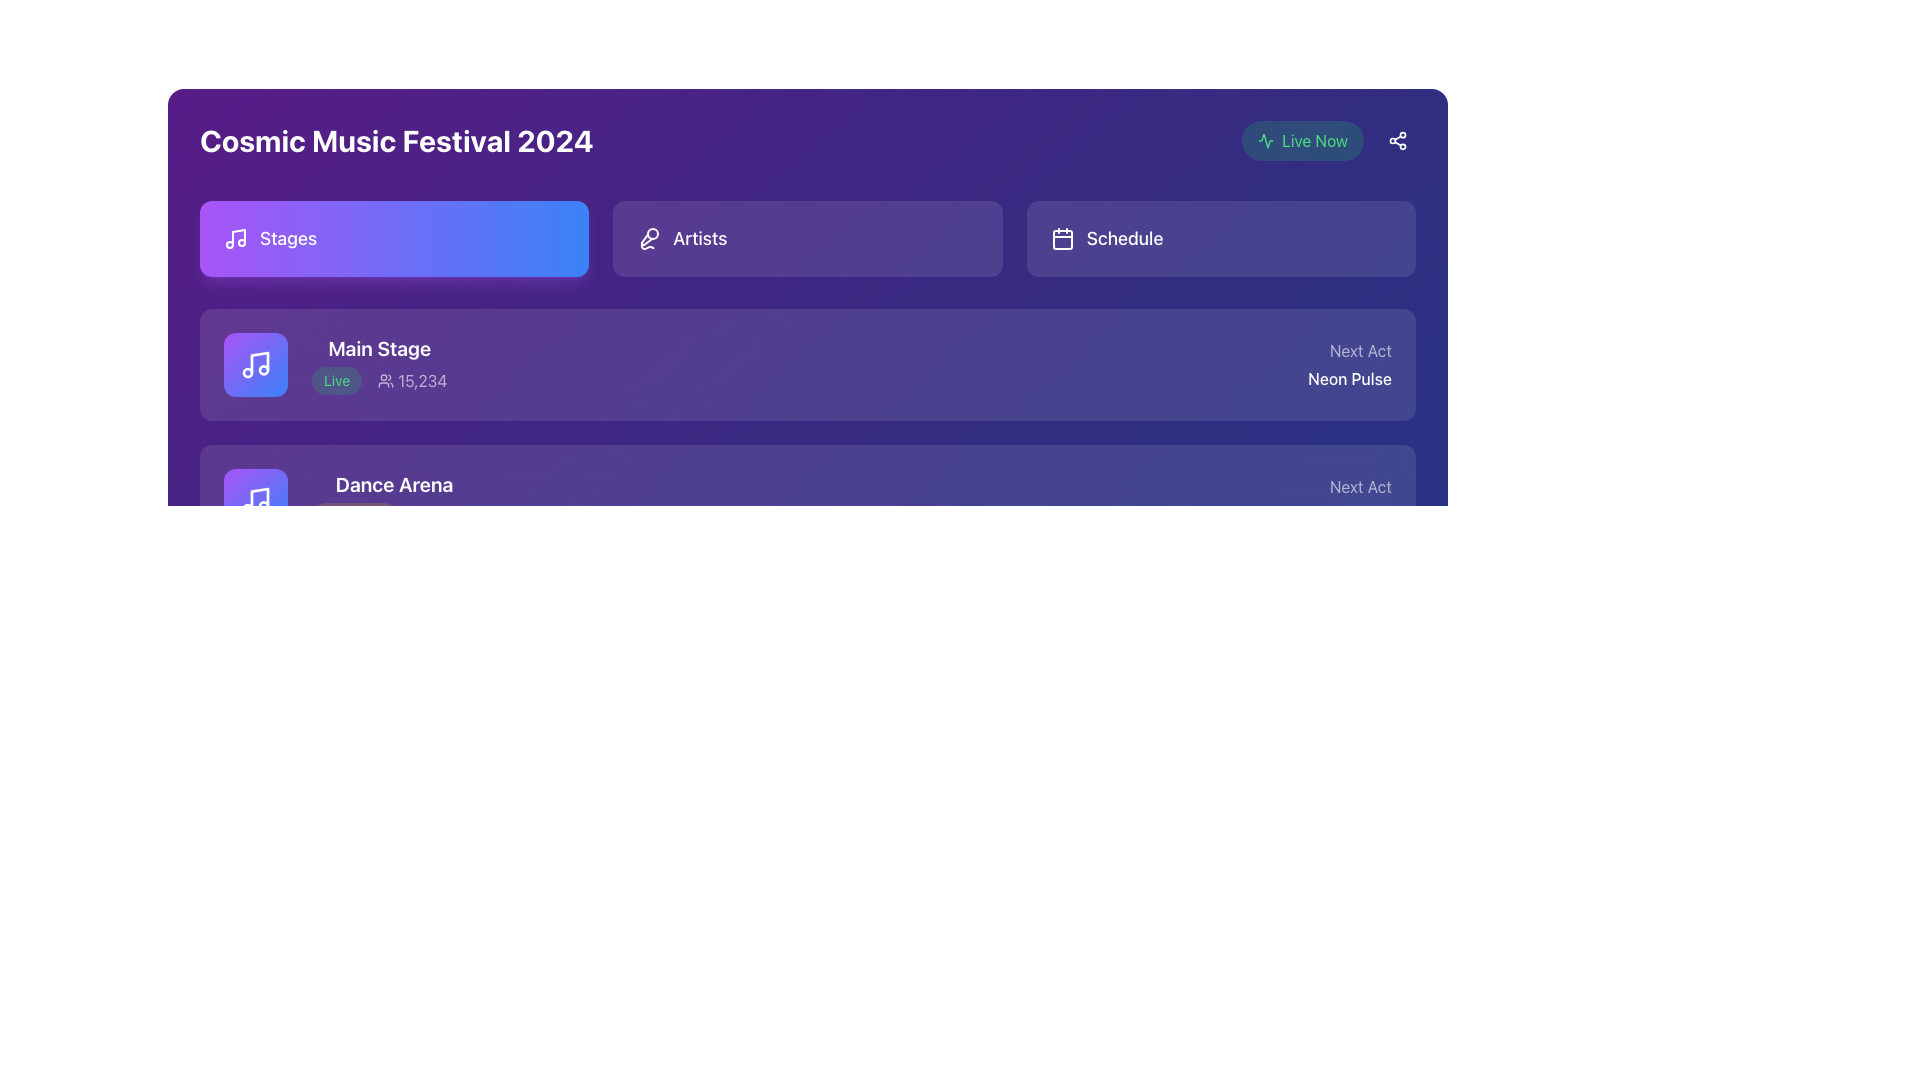 The width and height of the screenshot is (1920, 1080). What do you see at coordinates (411, 381) in the screenshot?
I see `the text label indicating the number of attendees for the 'Main Stage' event, which is positioned to the right of a green 'Live' badge and below the 'Main Stage' title` at bounding box center [411, 381].